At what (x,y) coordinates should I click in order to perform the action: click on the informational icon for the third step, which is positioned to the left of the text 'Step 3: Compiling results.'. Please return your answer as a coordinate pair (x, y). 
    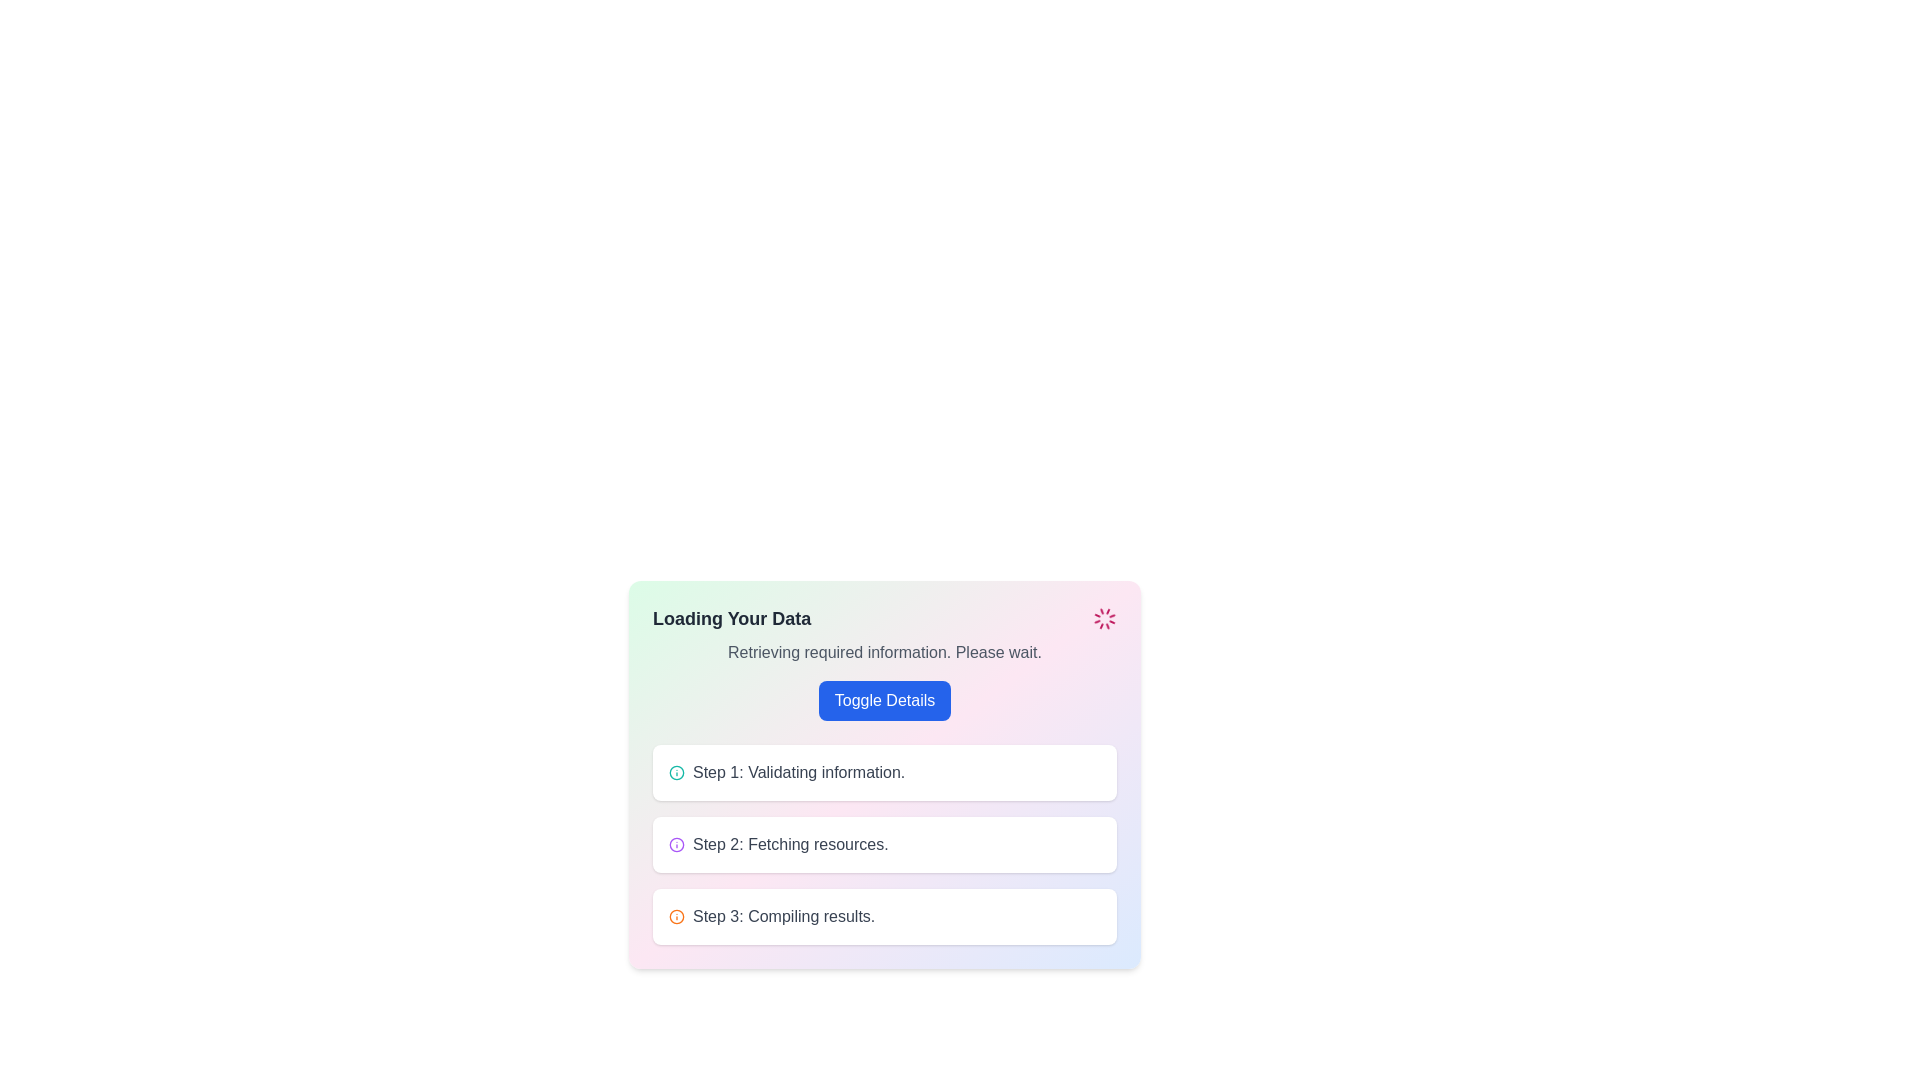
    Looking at the image, I should click on (676, 917).